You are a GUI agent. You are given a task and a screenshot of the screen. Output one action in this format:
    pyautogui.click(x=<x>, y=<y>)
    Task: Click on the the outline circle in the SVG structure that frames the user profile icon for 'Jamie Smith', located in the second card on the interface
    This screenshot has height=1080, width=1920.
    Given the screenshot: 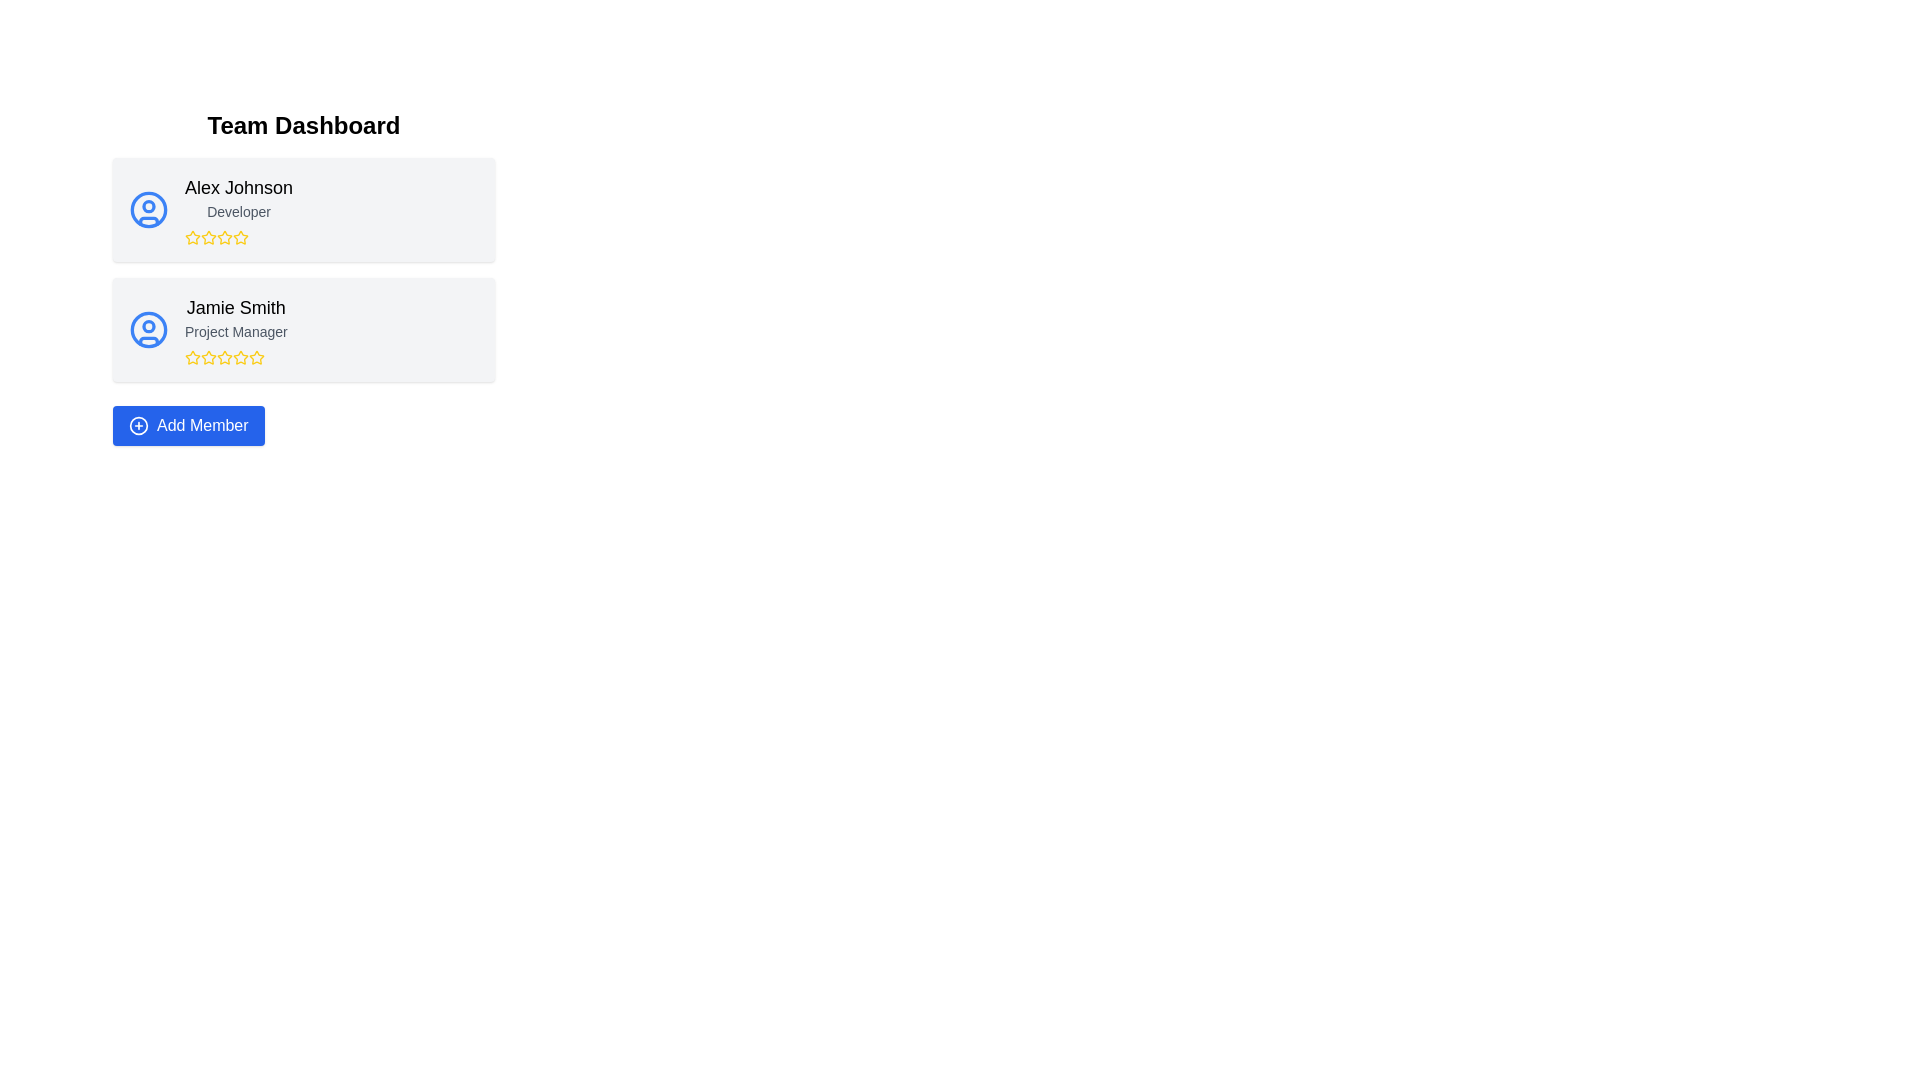 What is the action you would take?
    pyautogui.click(x=147, y=329)
    